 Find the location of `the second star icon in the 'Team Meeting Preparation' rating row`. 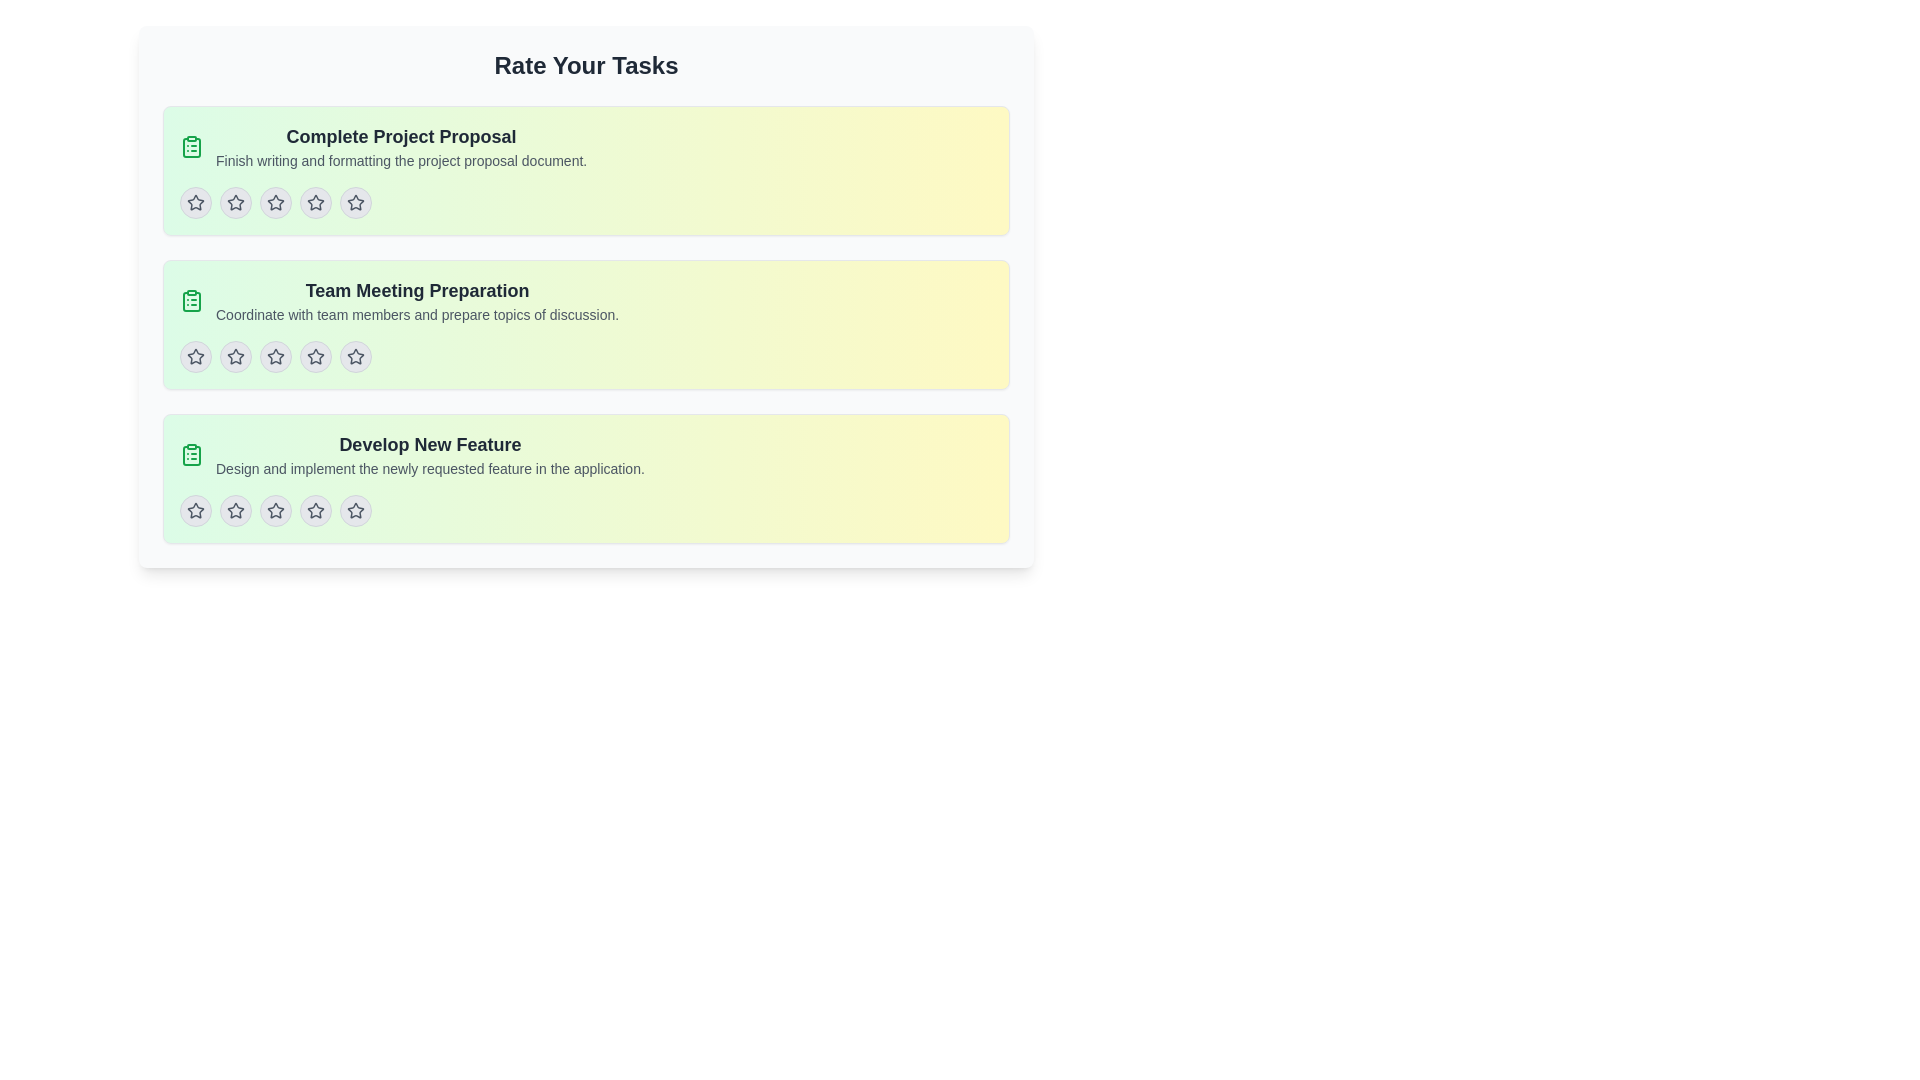

the second star icon in the 'Team Meeting Preparation' rating row is located at coordinates (235, 356).